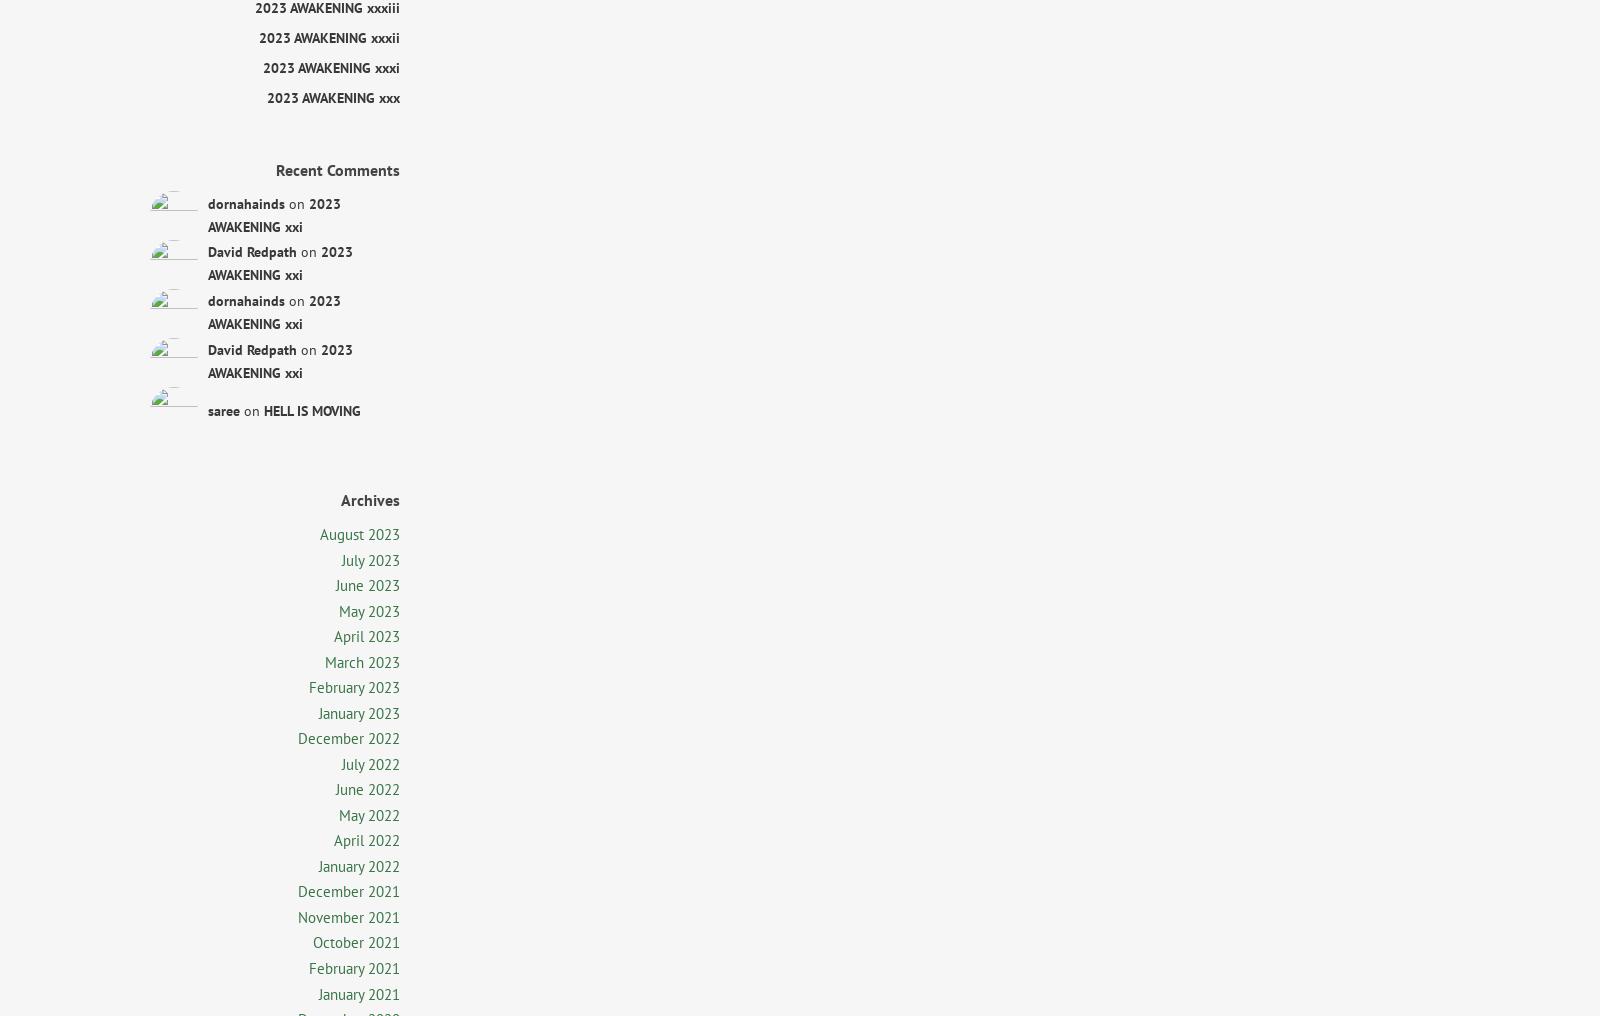 The height and width of the screenshot is (1016, 1600). Describe the element at coordinates (354, 967) in the screenshot. I see `'February 2021'` at that location.